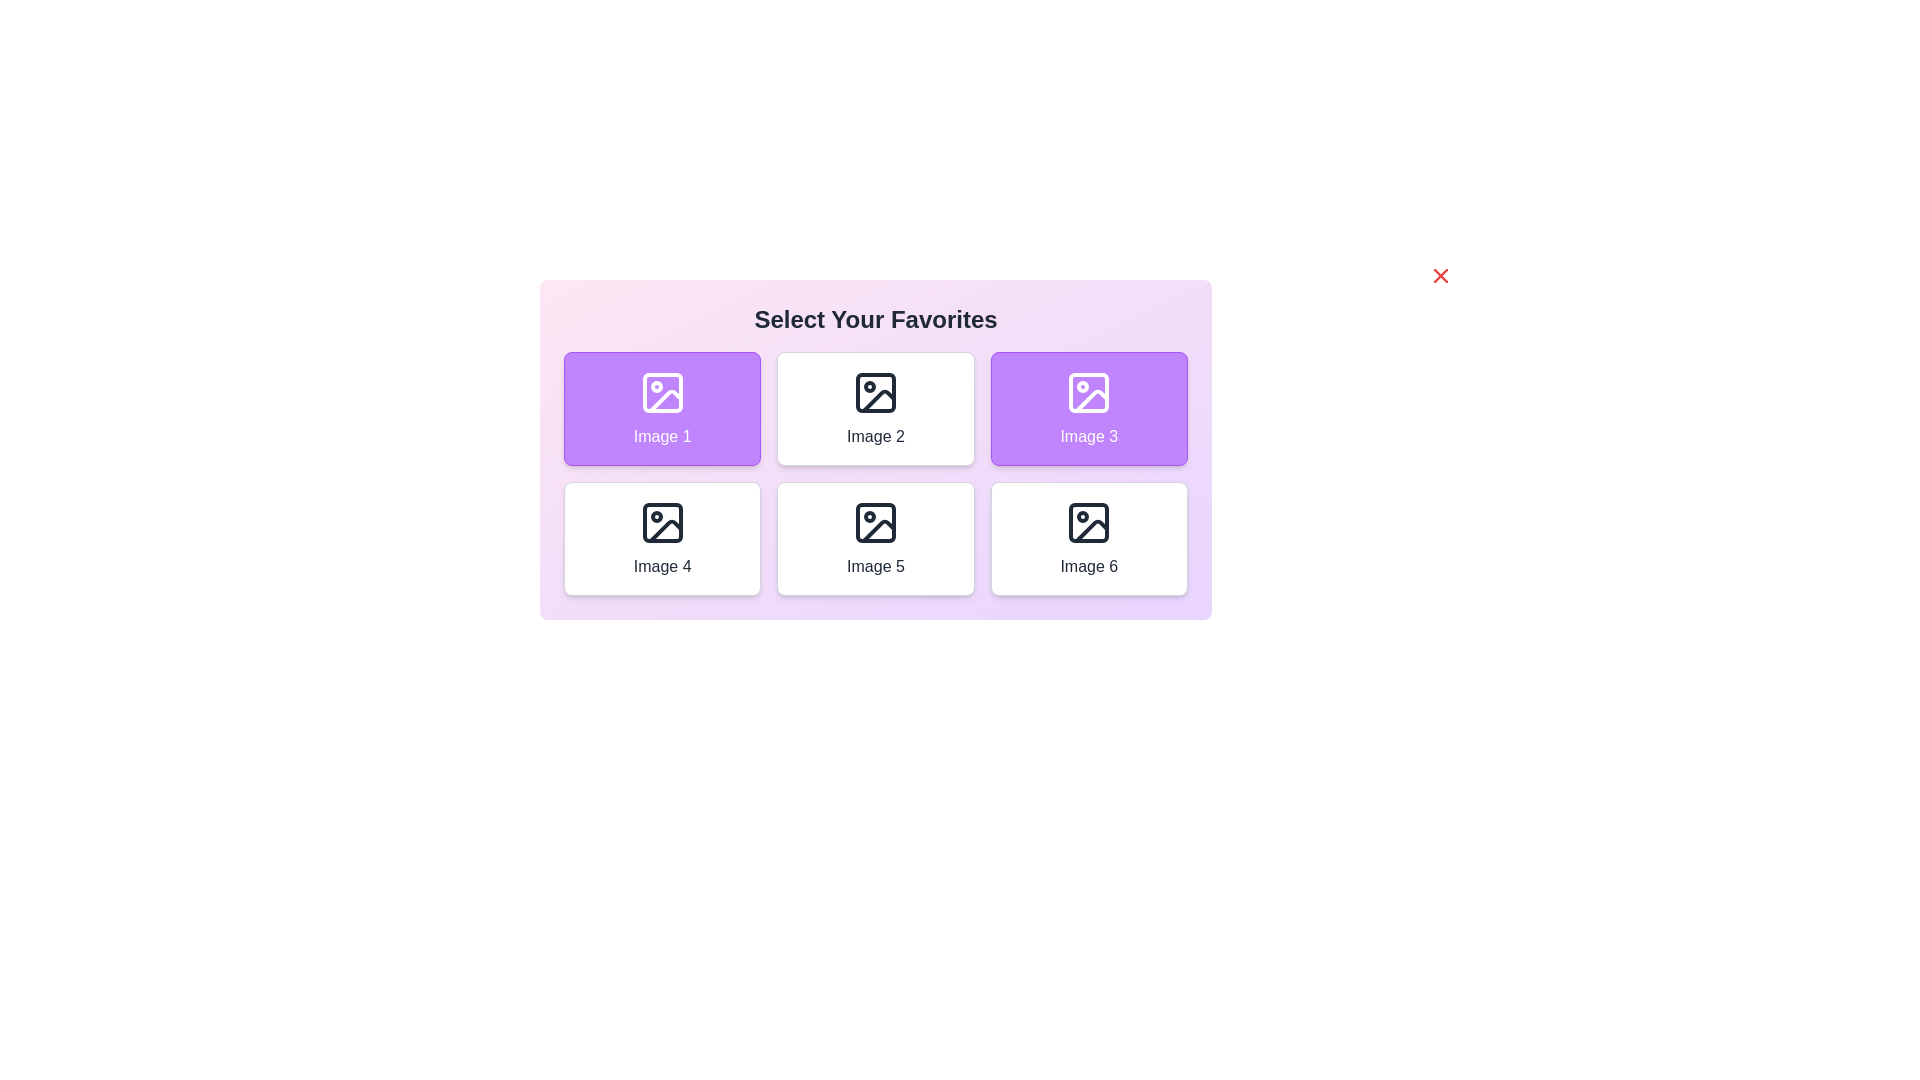 This screenshot has width=1920, height=1080. Describe the element at coordinates (1088, 407) in the screenshot. I see `the image labeled Image 3 to toggle its selection state` at that location.